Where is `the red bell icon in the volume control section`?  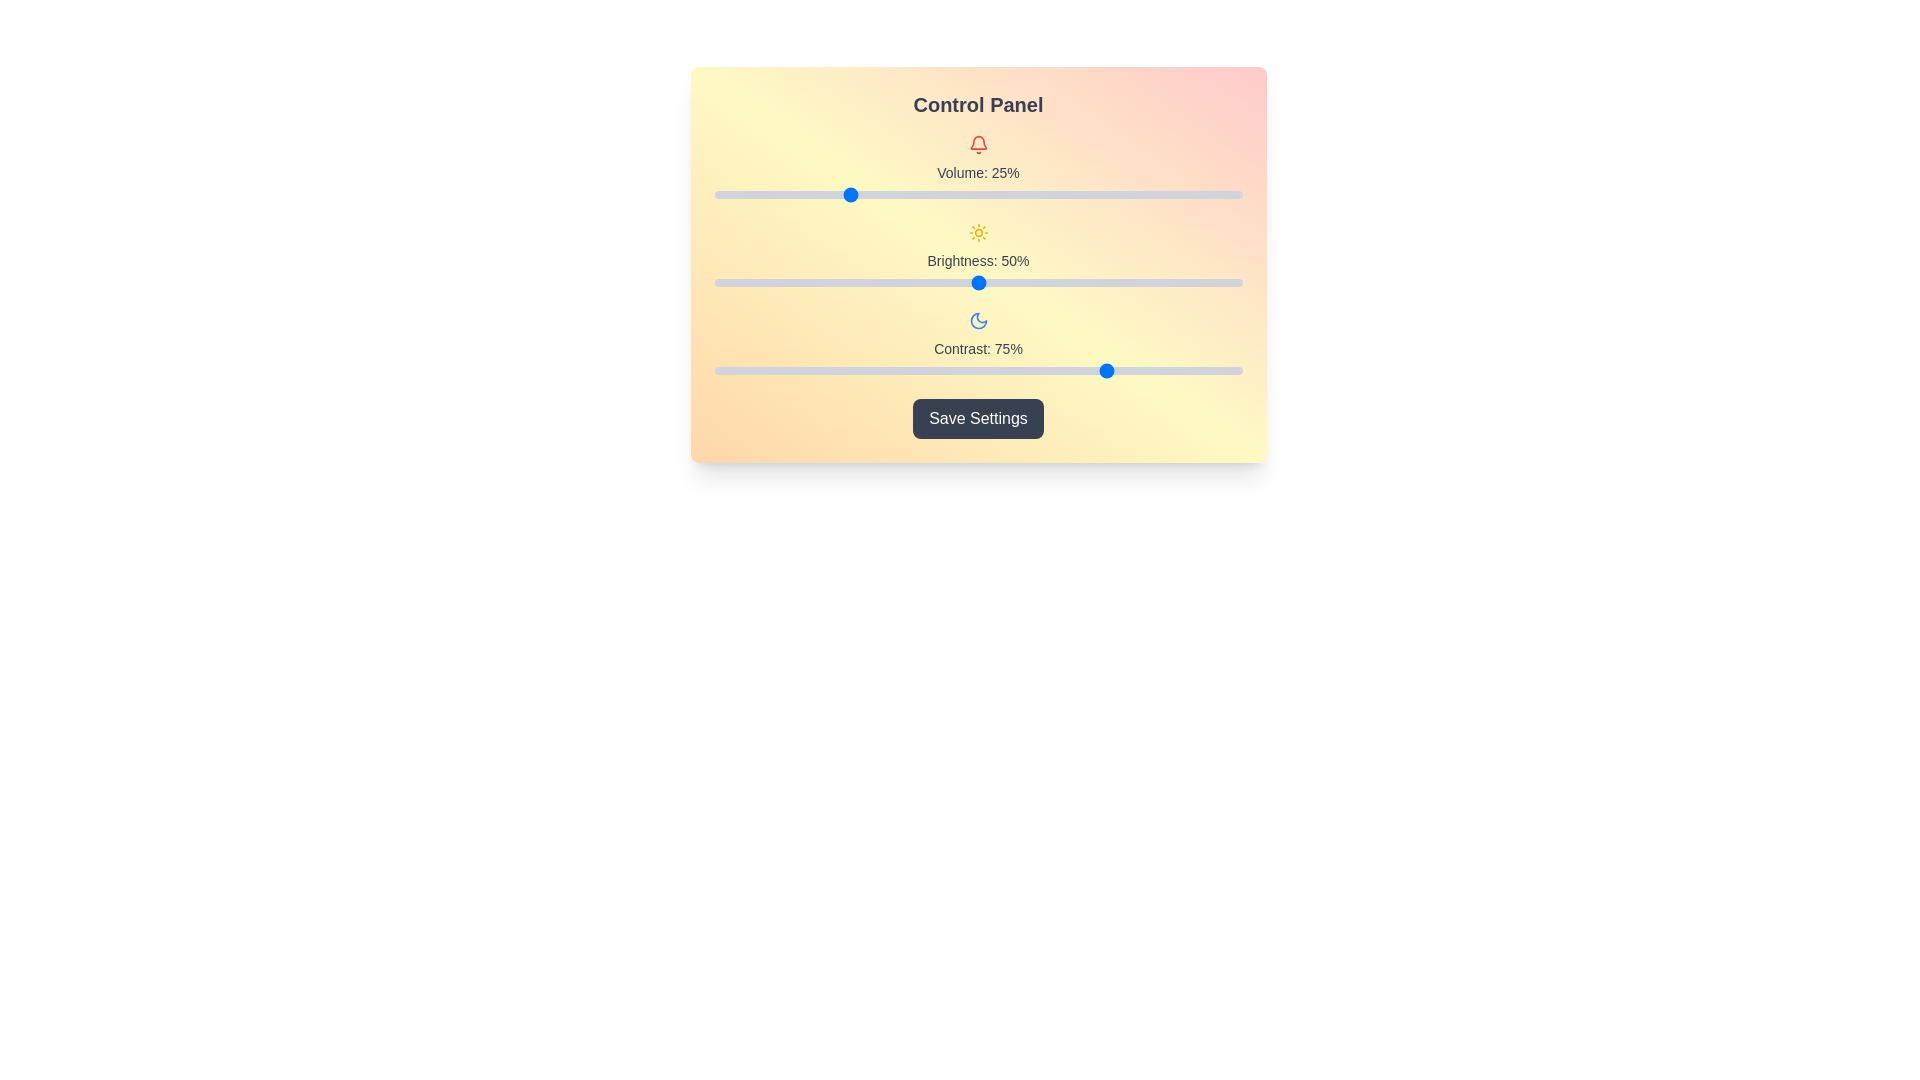
the red bell icon in the volume control section is located at coordinates (978, 165).